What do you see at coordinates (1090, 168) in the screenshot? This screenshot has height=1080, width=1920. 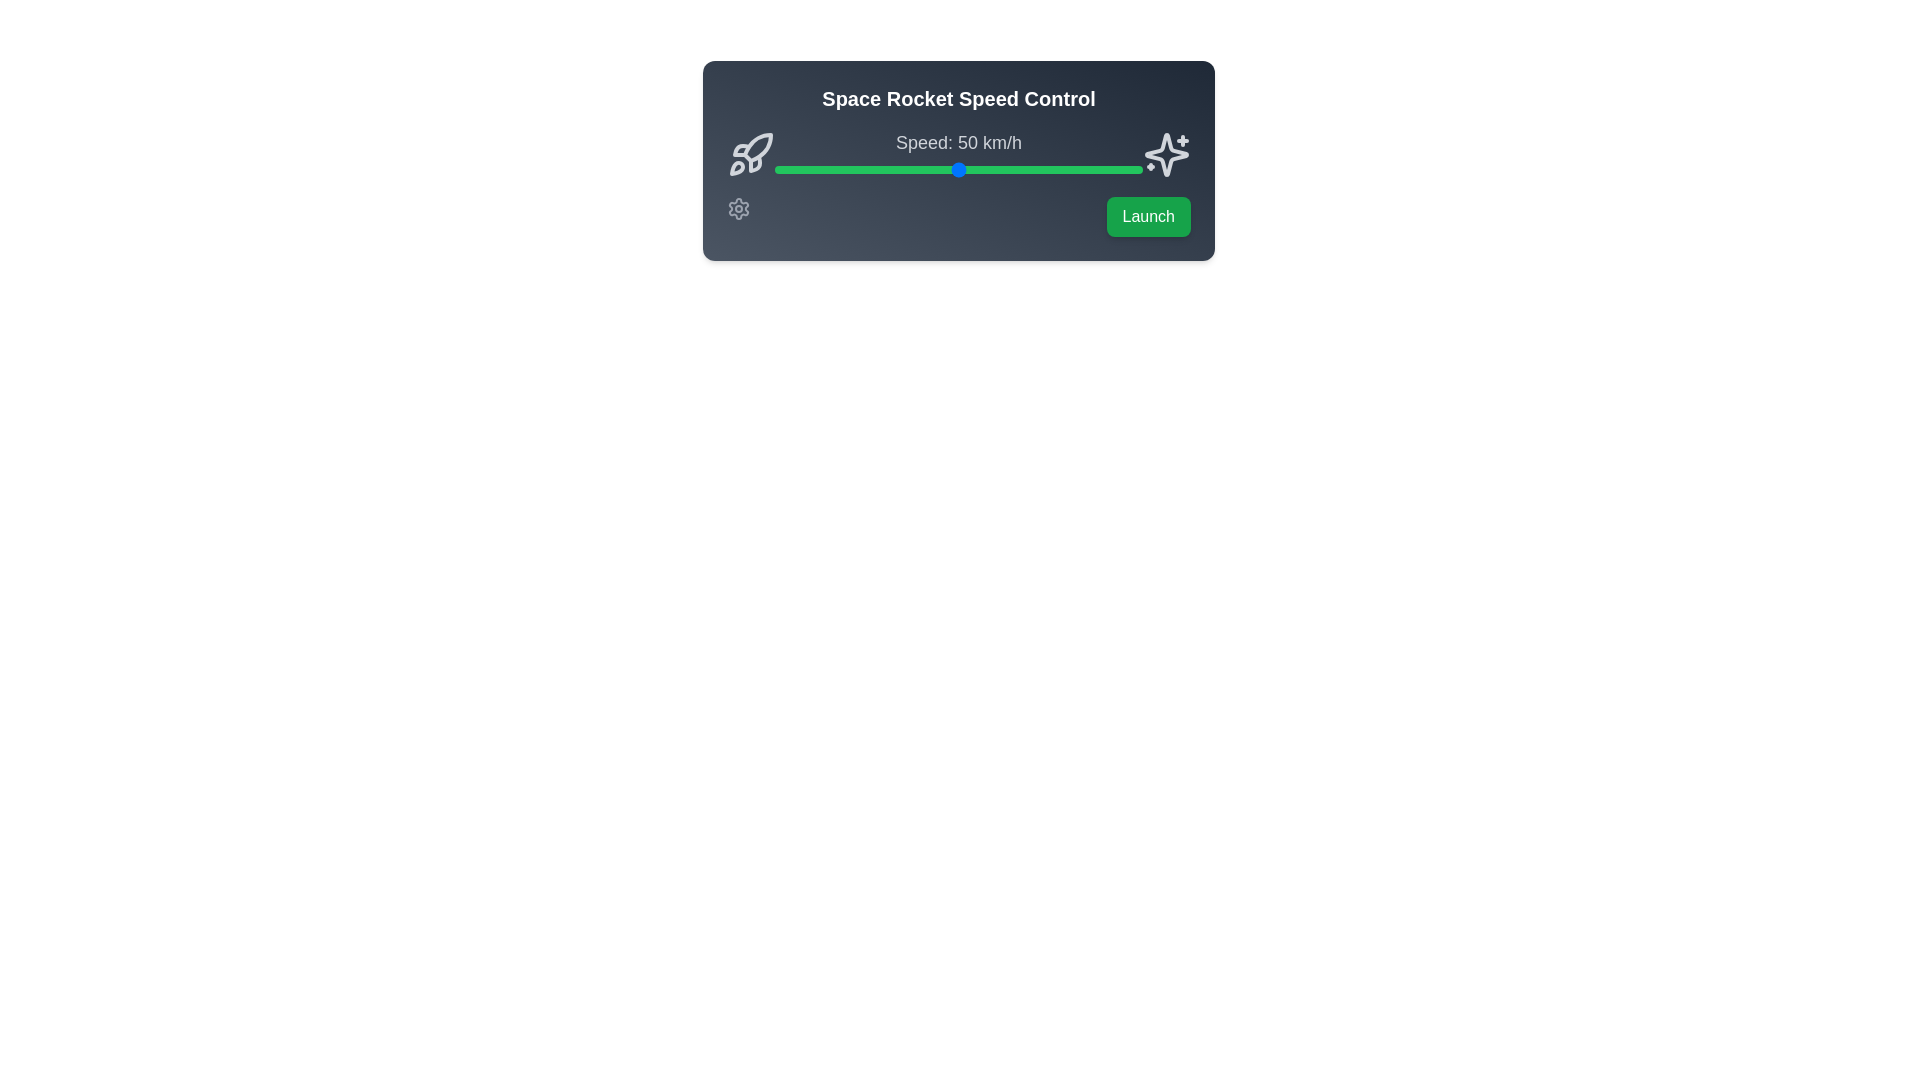 I see `the speed slider to set the speed to 86 km/h` at bounding box center [1090, 168].